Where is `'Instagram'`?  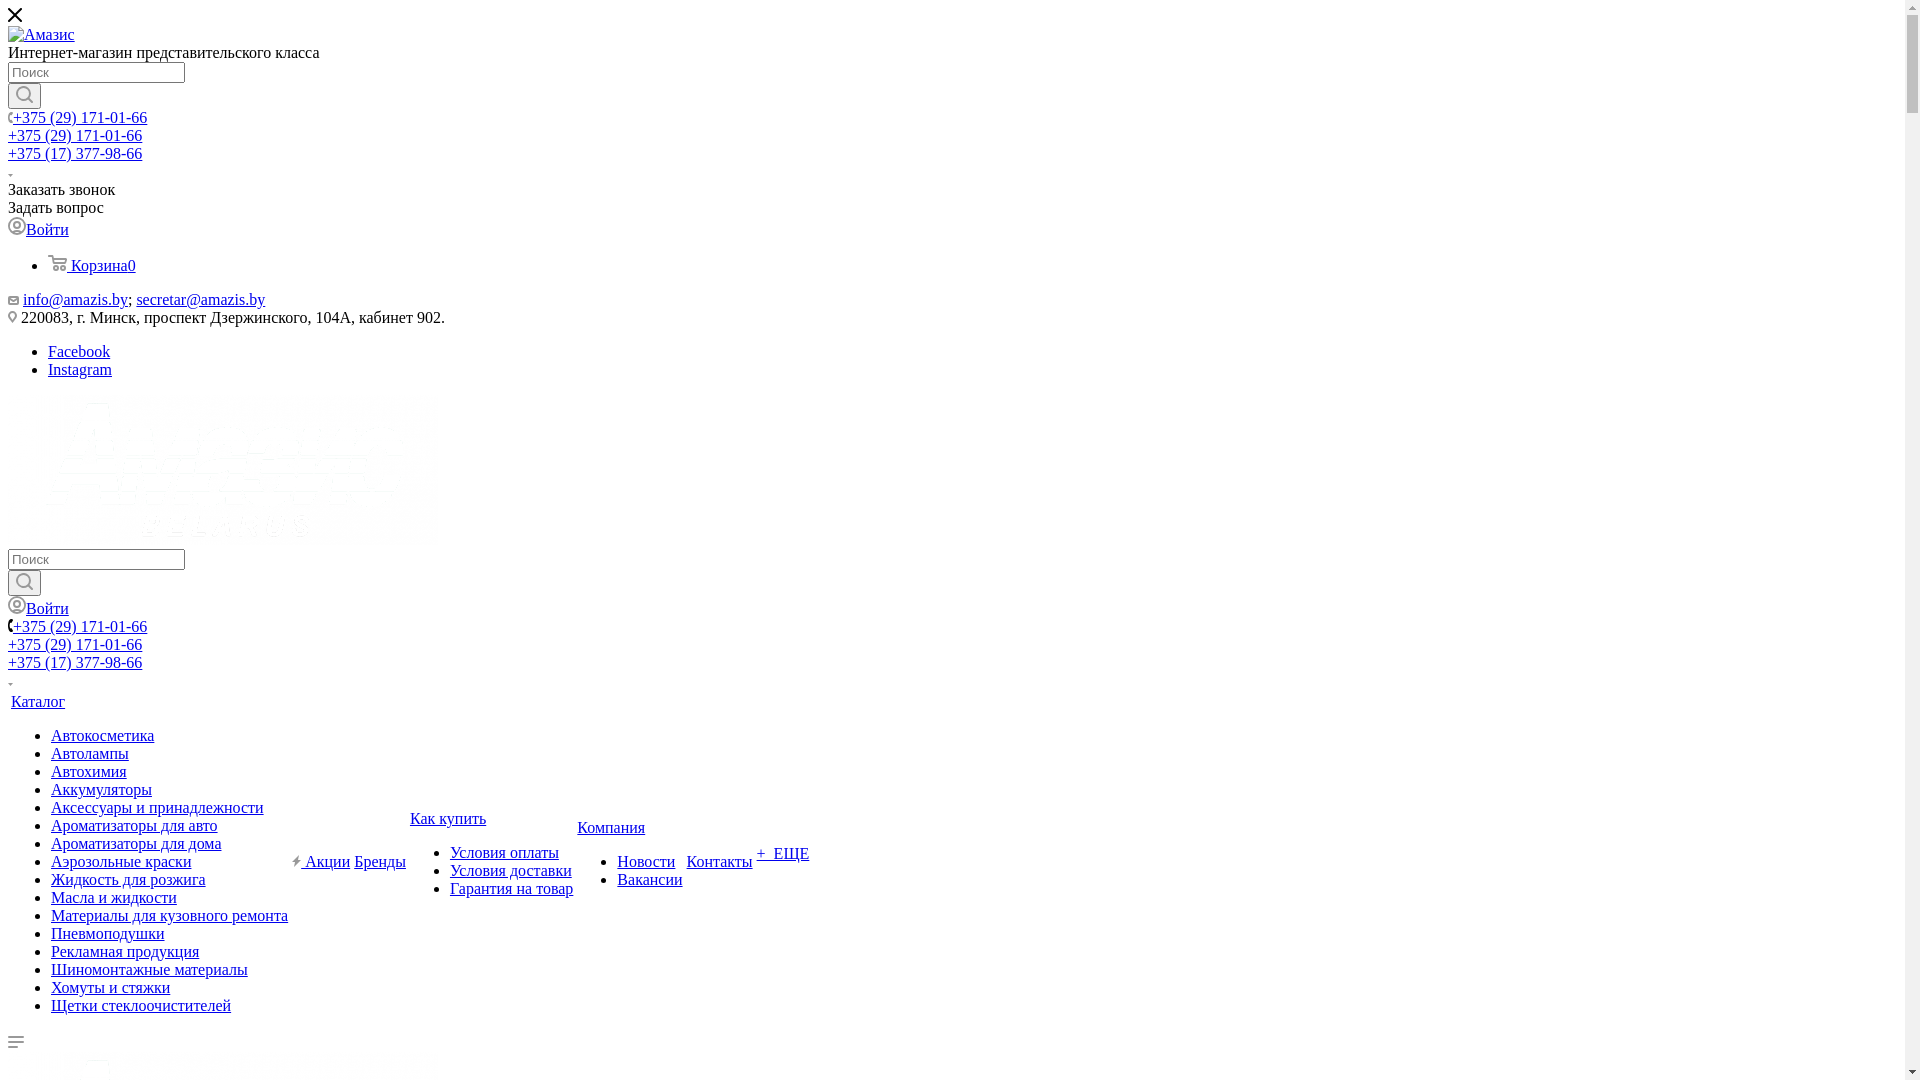
'Instagram' is located at coordinates (48, 369).